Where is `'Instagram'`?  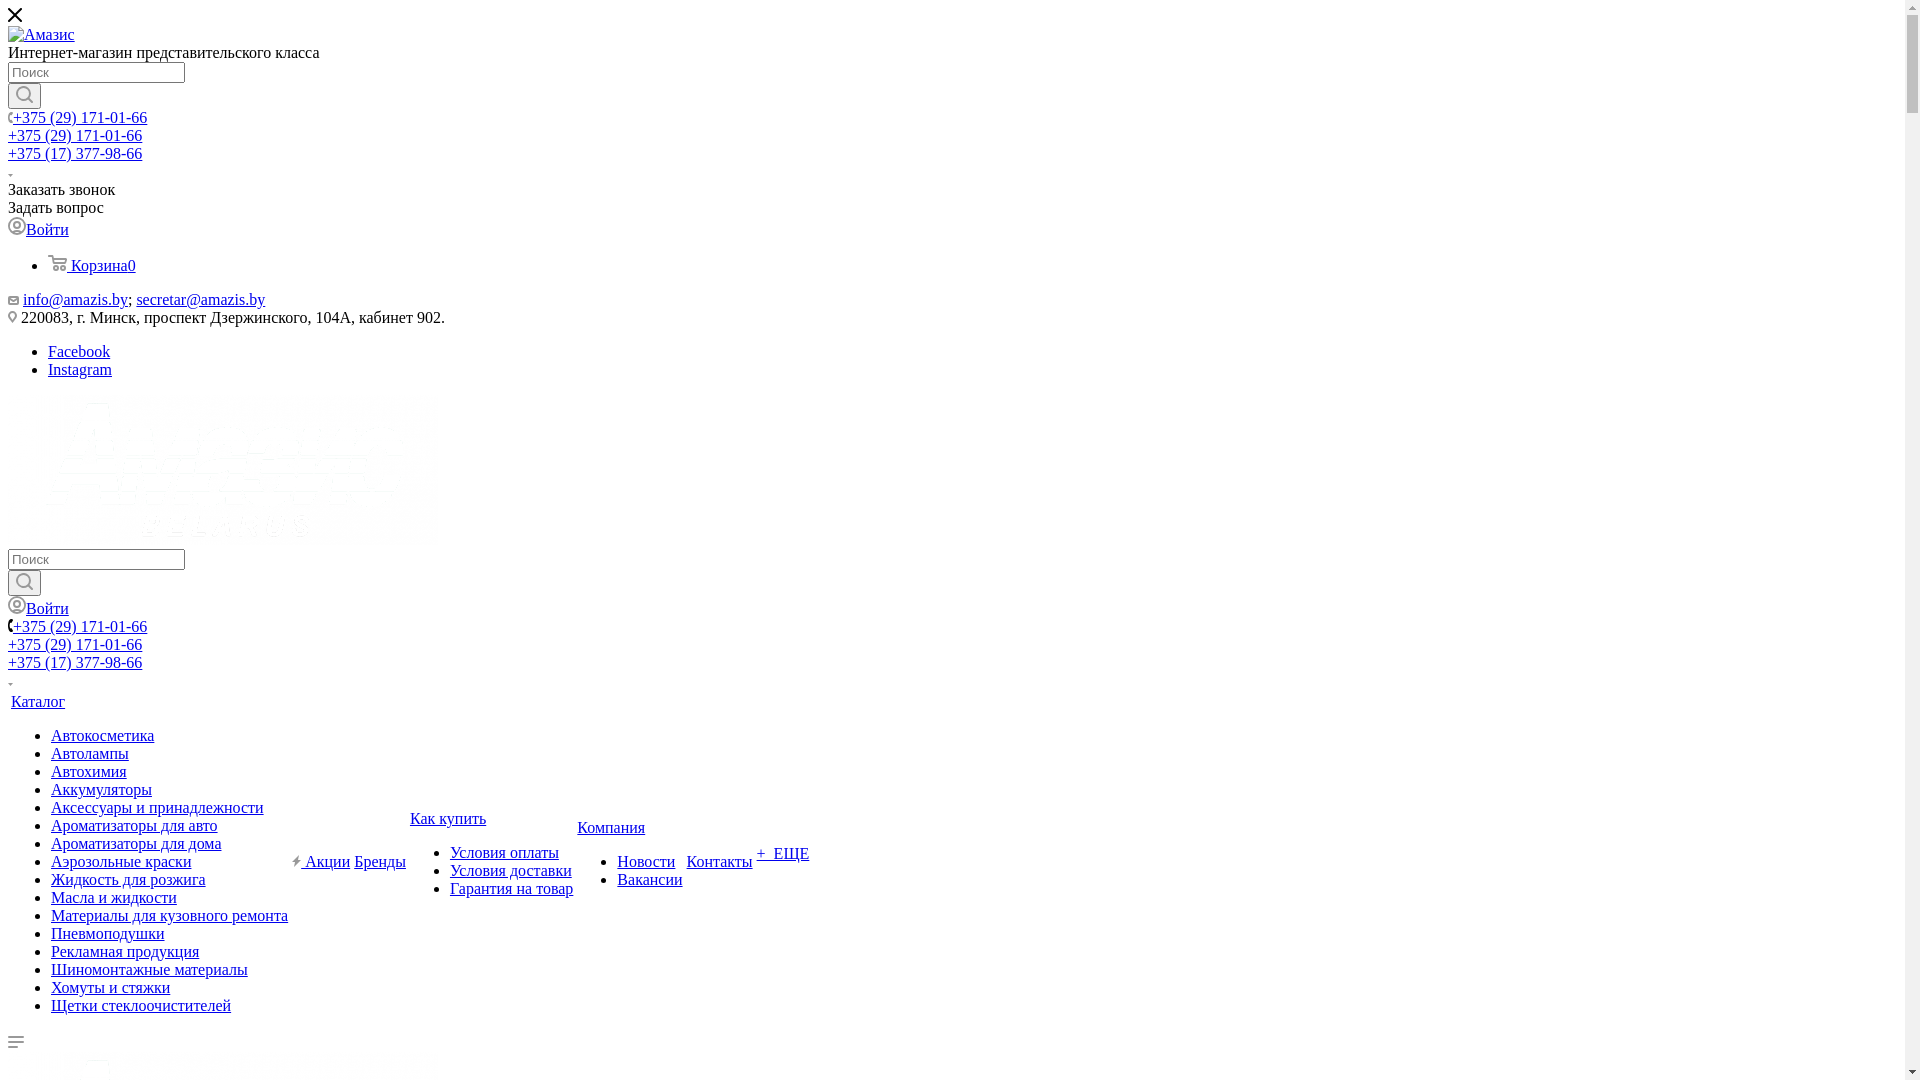
'Instagram' is located at coordinates (48, 369).